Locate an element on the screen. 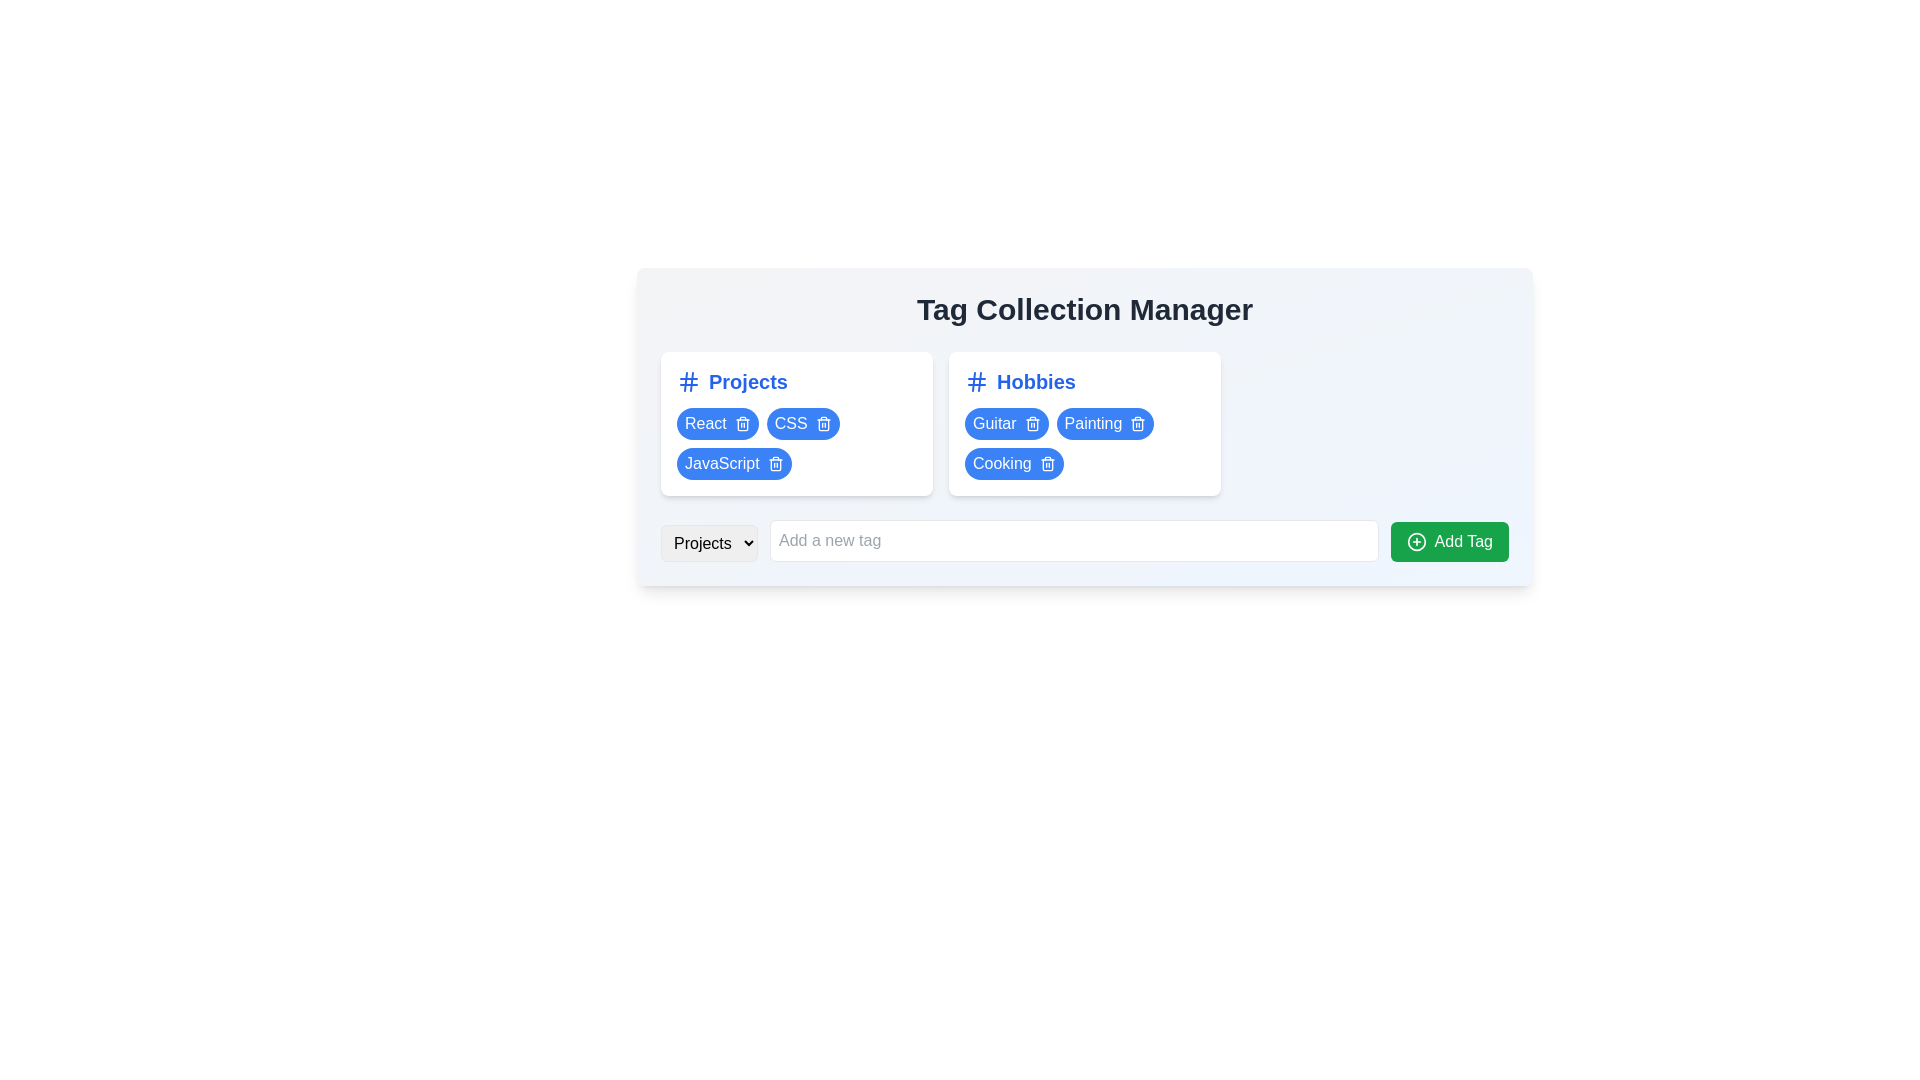 This screenshot has width=1920, height=1080. the delete button located to the right of the 'Cooking' tag in the 'Hobbies' section is located at coordinates (1046, 463).